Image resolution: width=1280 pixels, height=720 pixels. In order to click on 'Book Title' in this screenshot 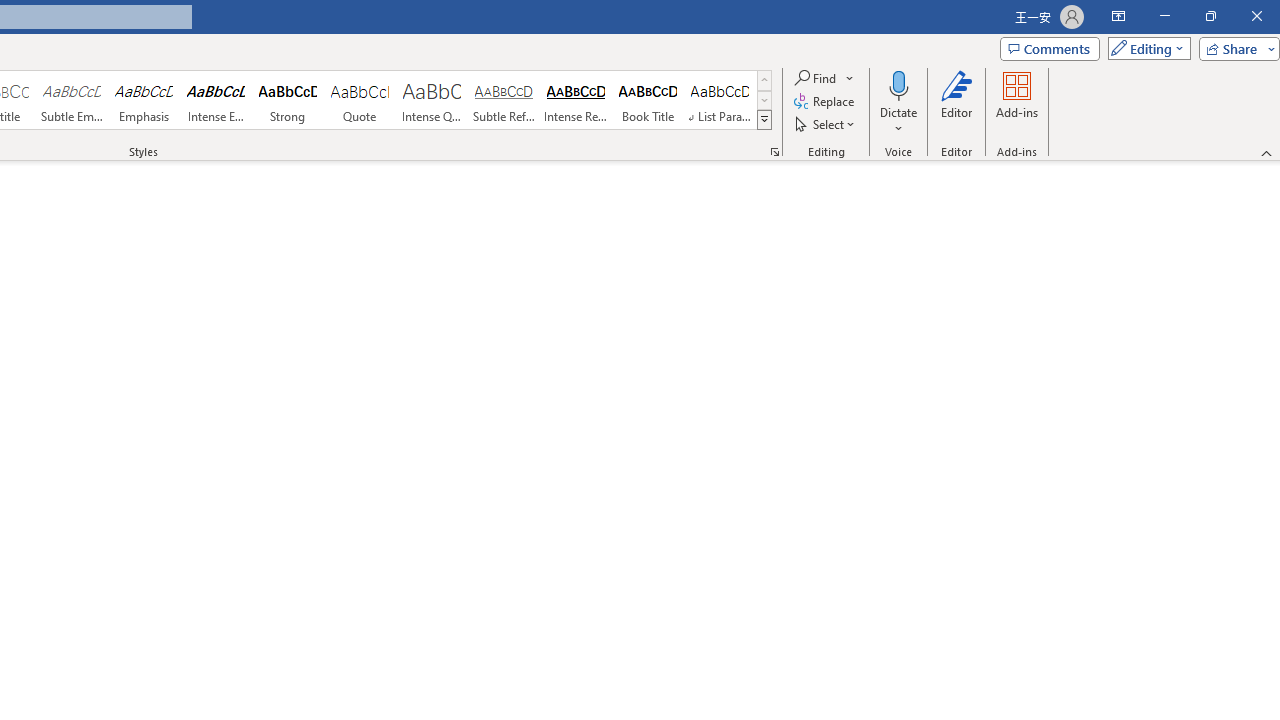, I will do `click(647, 100)`.